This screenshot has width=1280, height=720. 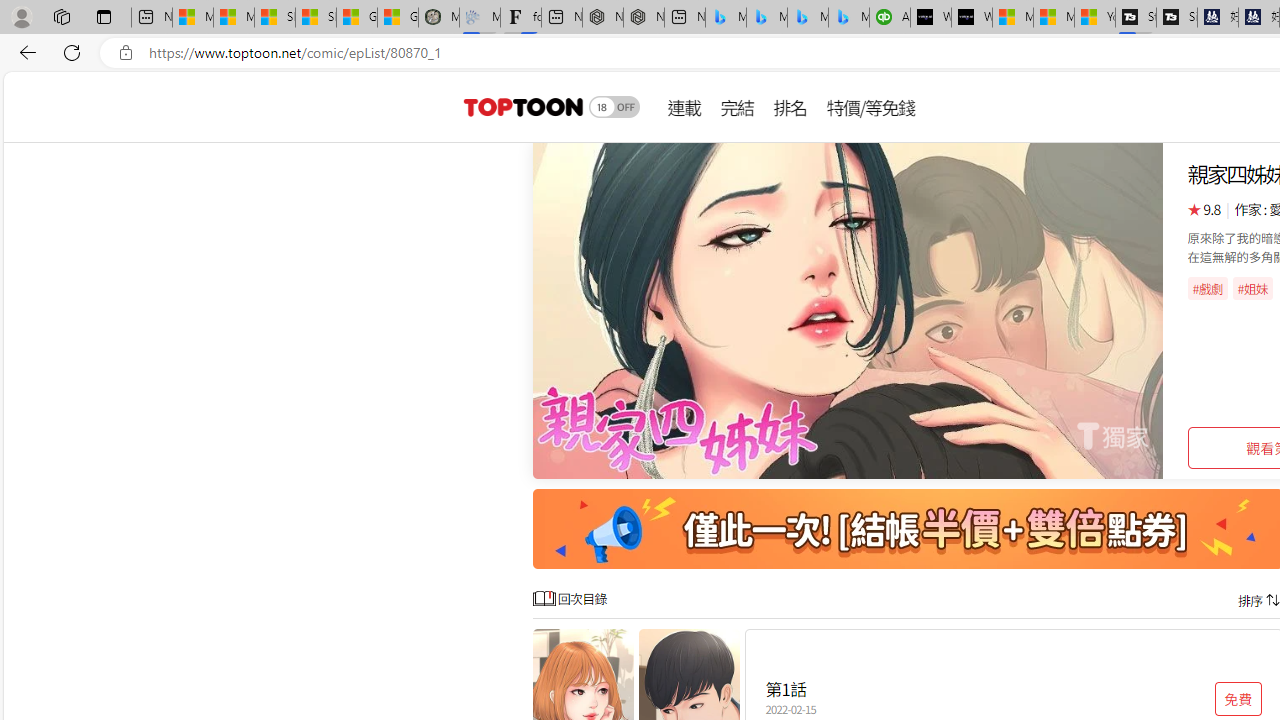 I want to click on 'Microsoft Bing Travel - Stays in Bangkok, Bangkok, Thailand', so click(x=766, y=17).